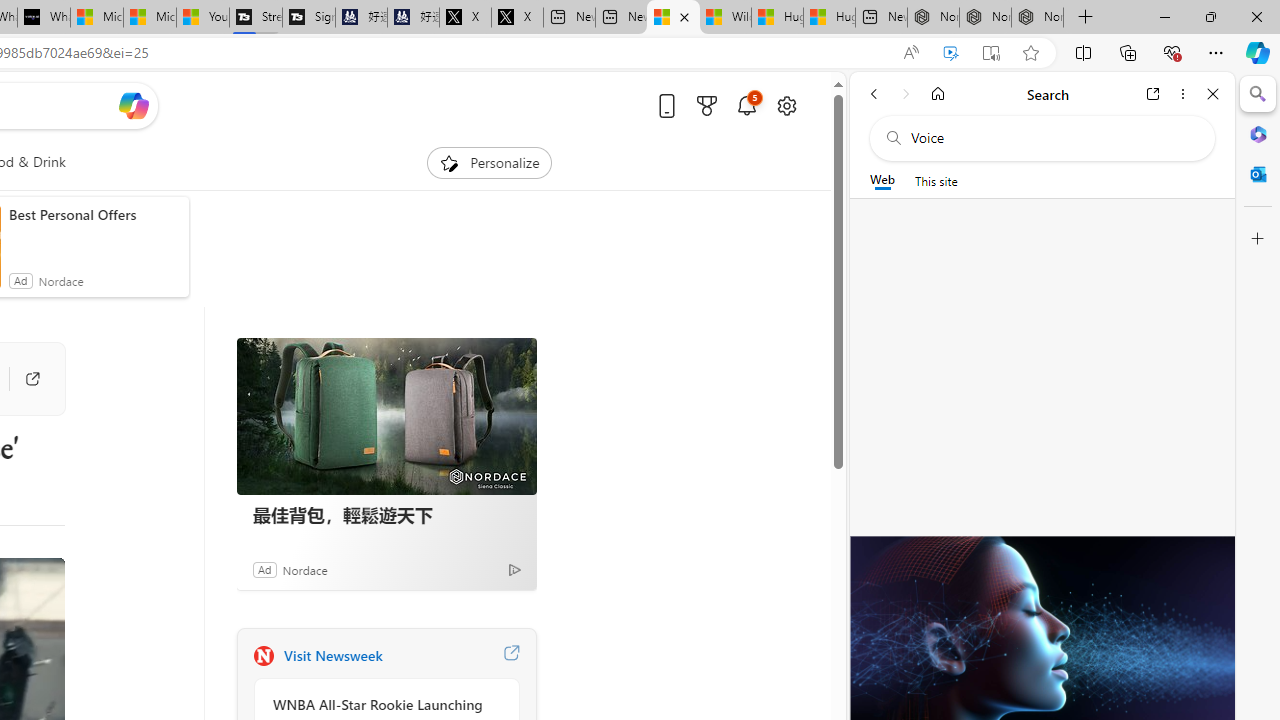  What do you see at coordinates (448, 161) in the screenshot?
I see `'To get missing image descriptions, open the context menu.'` at bounding box center [448, 161].